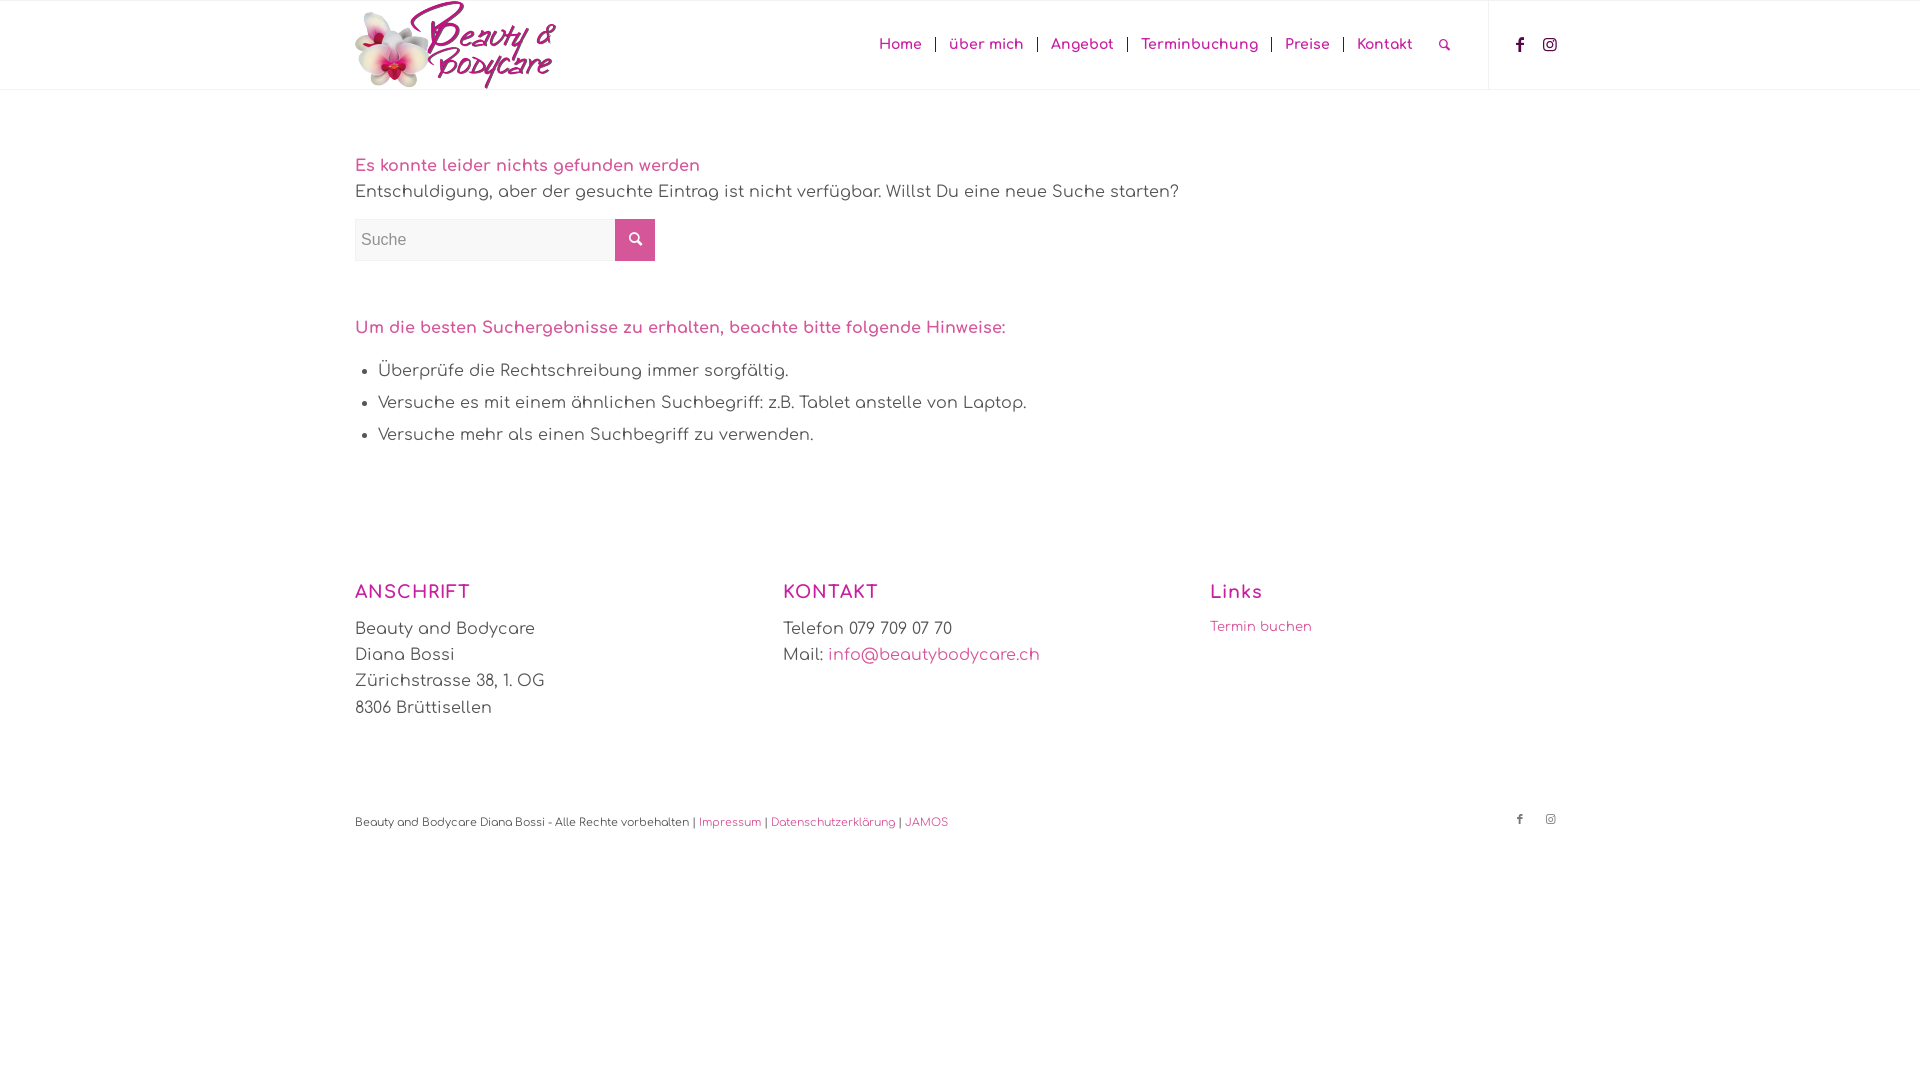 The image size is (1920, 1080). What do you see at coordinates (899, 45) in the screenshot?
I see `'Home'` at bounding box center [899, 45].